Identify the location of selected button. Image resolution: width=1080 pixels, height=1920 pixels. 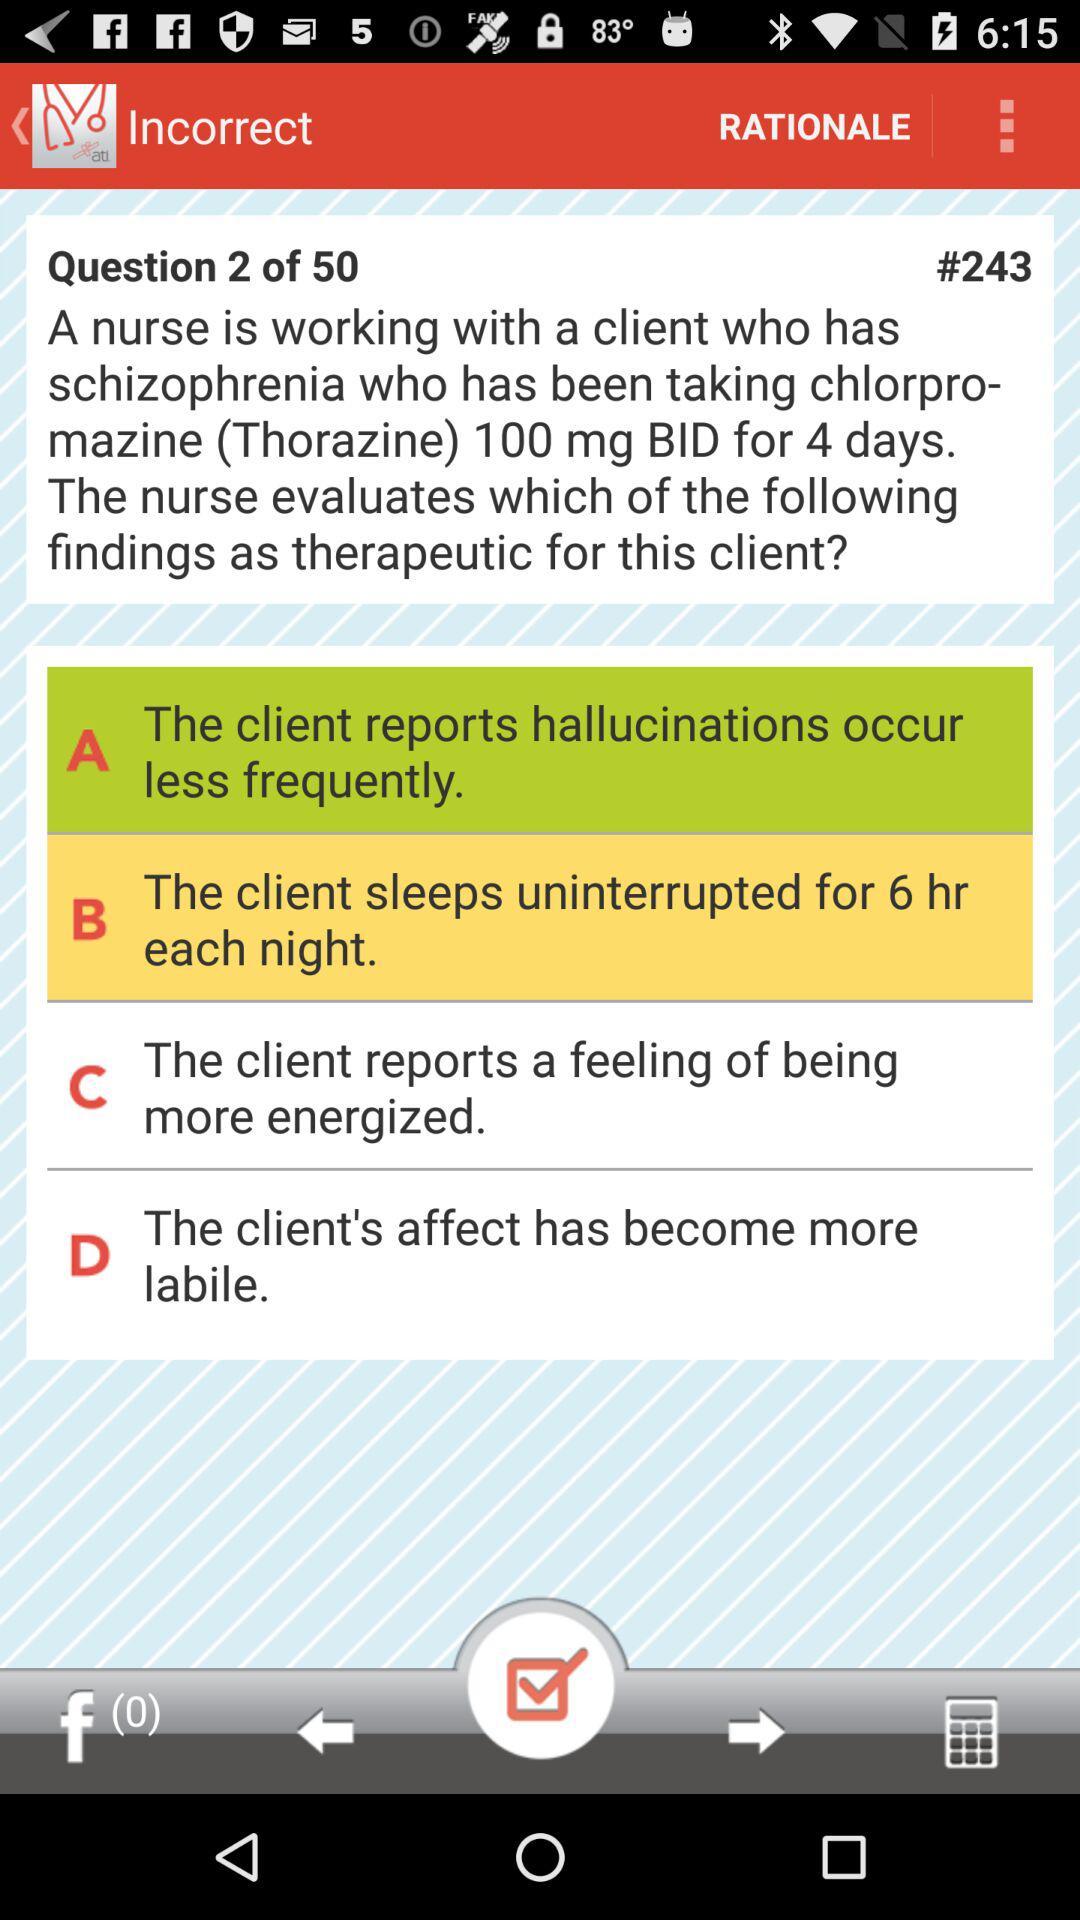
(540, 1677).